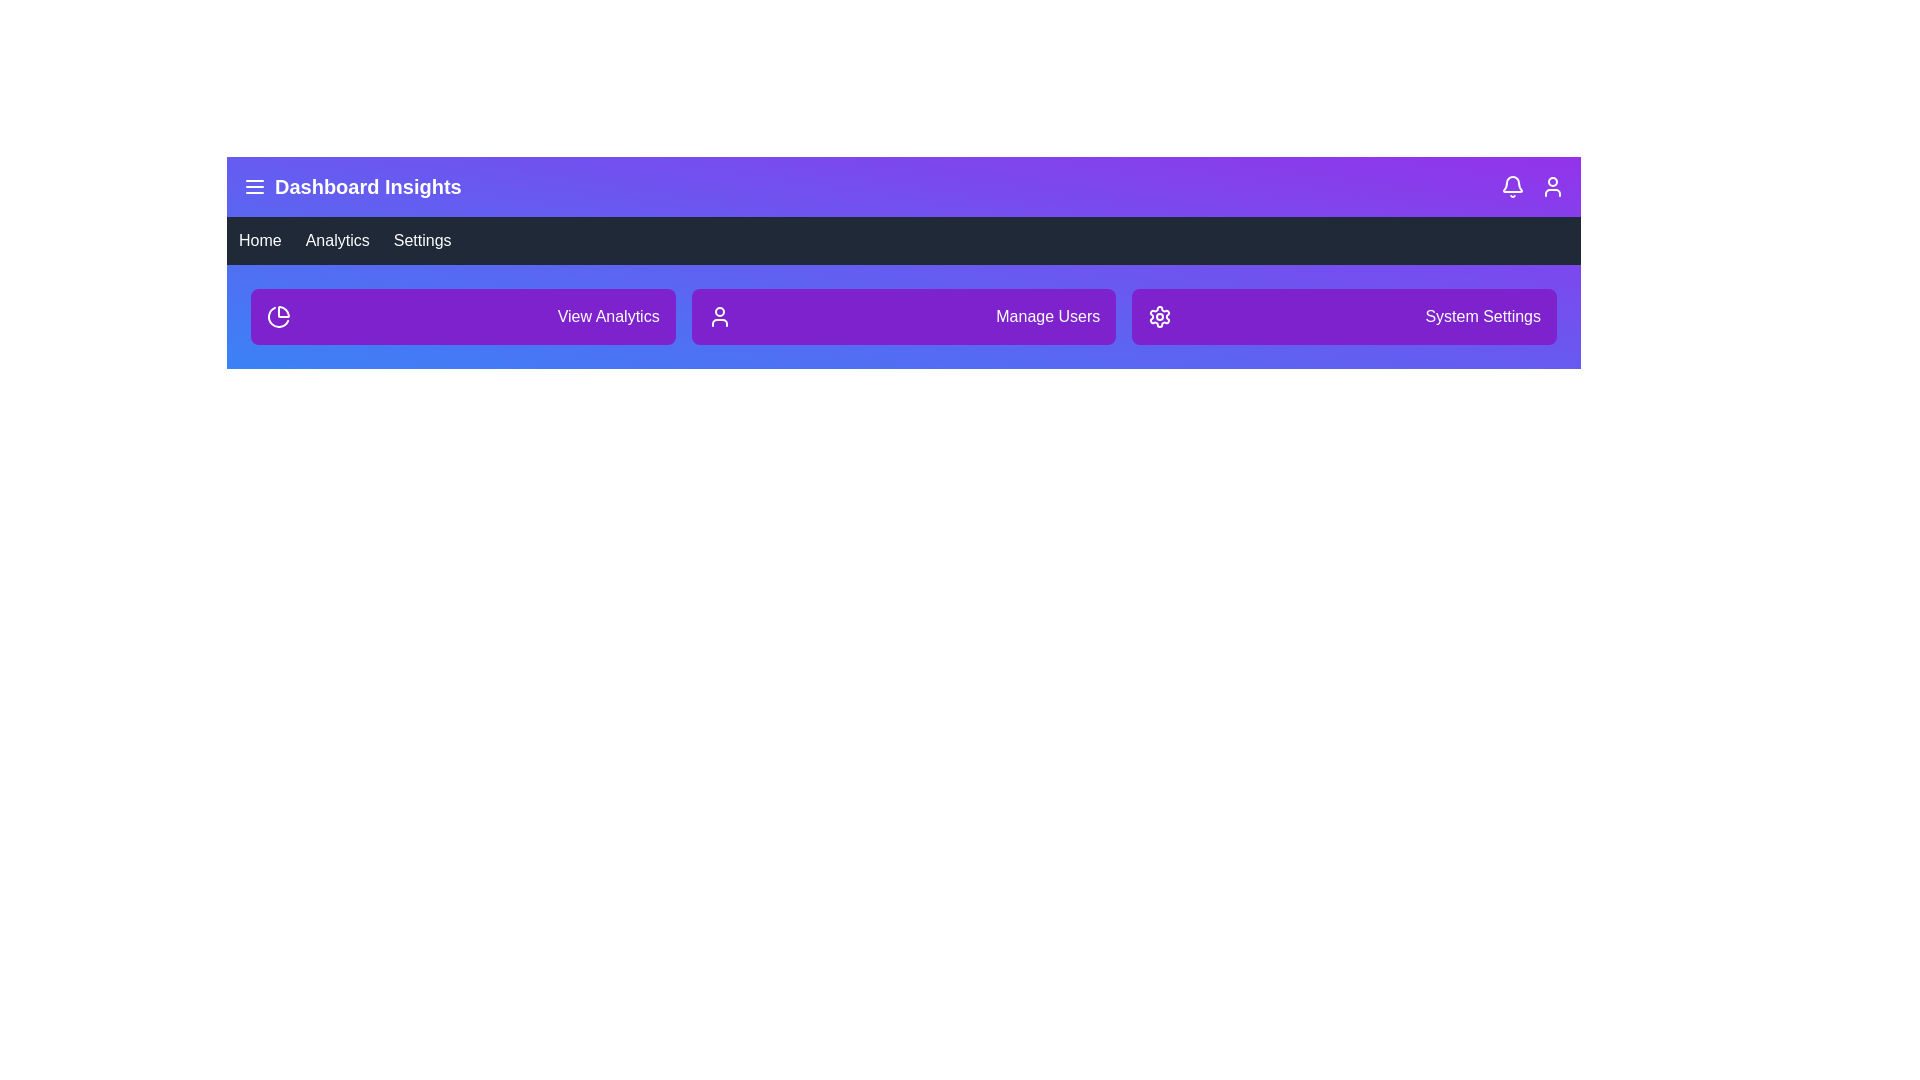 The width and height of the screenshot is (1920, 1080). What do you see at coordinates (1344, 315) in the screenshot?
I see `the System Settings button in the dashboard` at bounding box center [1344, 315].